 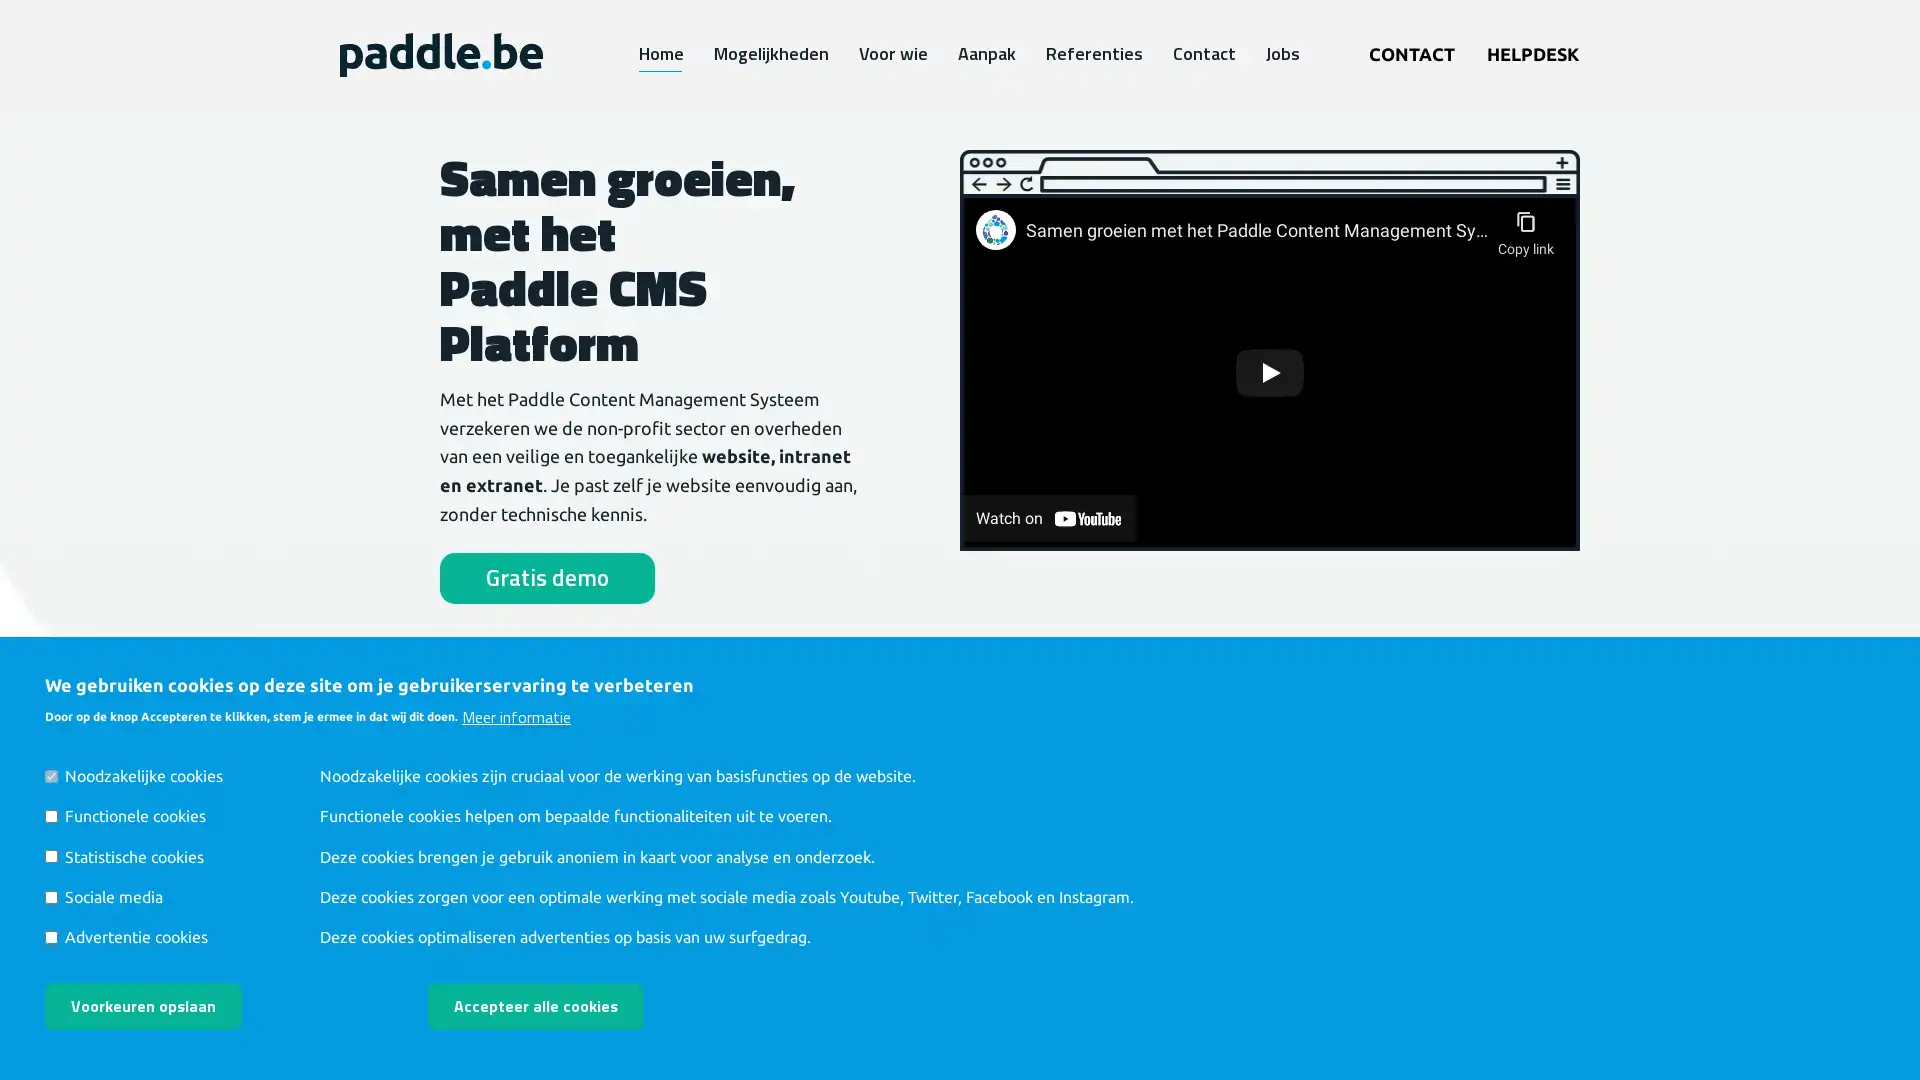 What do you see at coordinates (516, 715) in the screenshot?
I see `Meer informatie` at bounding box center [516, 715].